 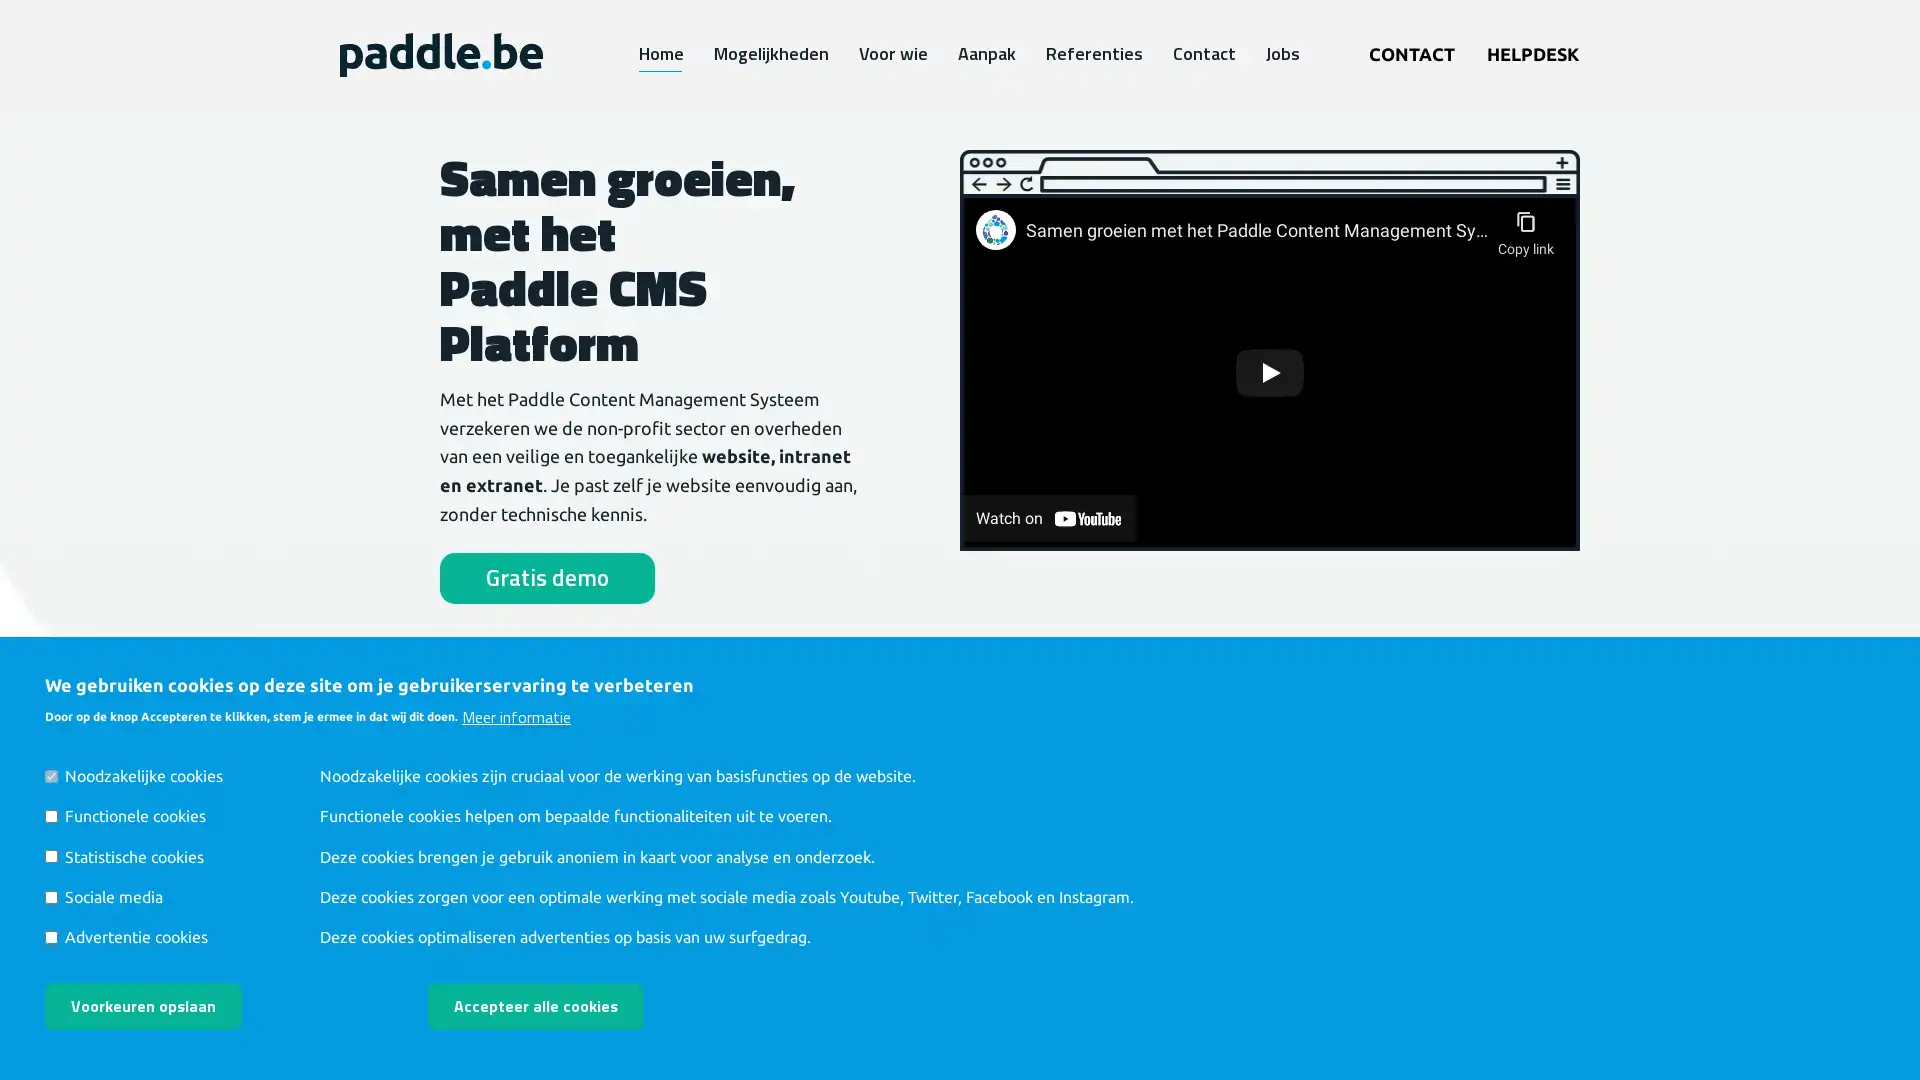 What do you see at coordinates (516, 715) in the screenshot?
I see `Meer informatie` at bounding box center [516, 715].